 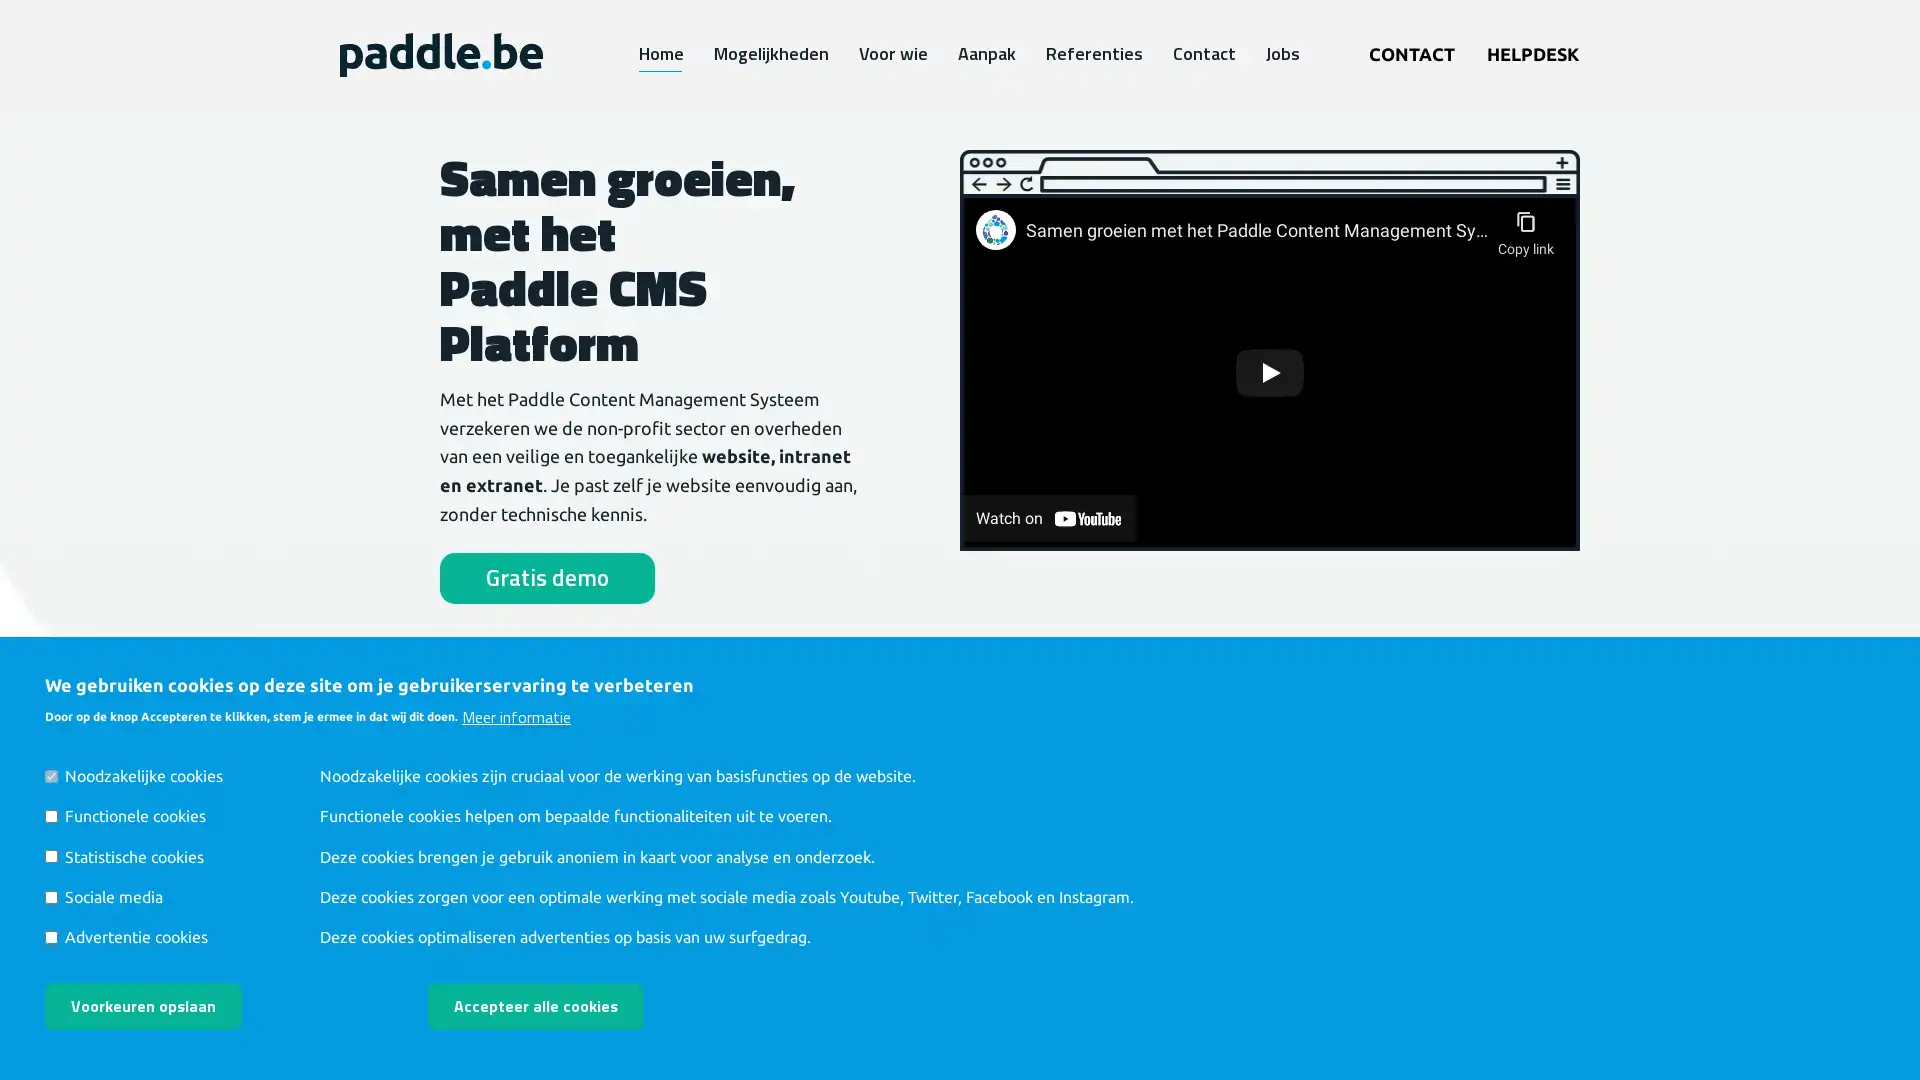 What do you see at coordinates (516, 715) in the screenshot?
I see `Meer informatie` at bounding box center [516, 715].